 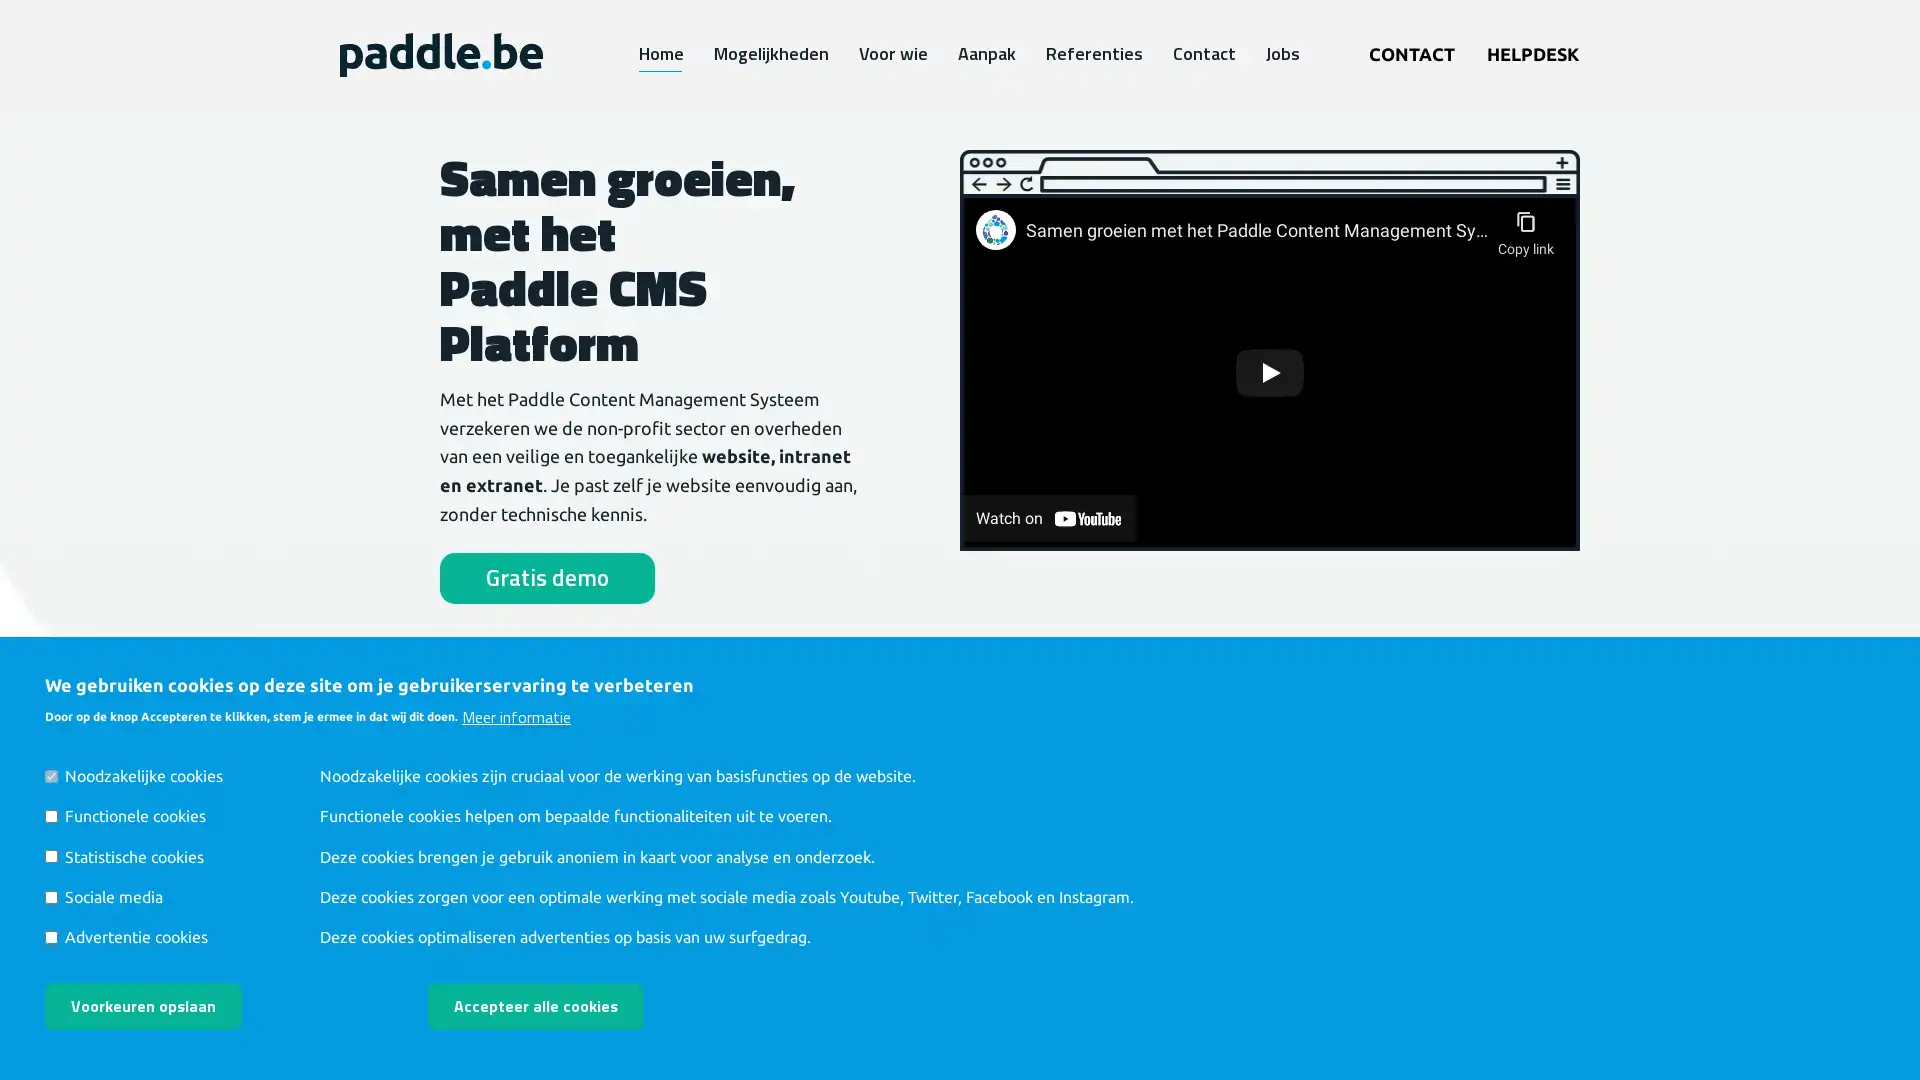 What do you see at coordinates (516, 715) in the screenshot?
I see `Meer informatie` at bounding box center [516, 715].